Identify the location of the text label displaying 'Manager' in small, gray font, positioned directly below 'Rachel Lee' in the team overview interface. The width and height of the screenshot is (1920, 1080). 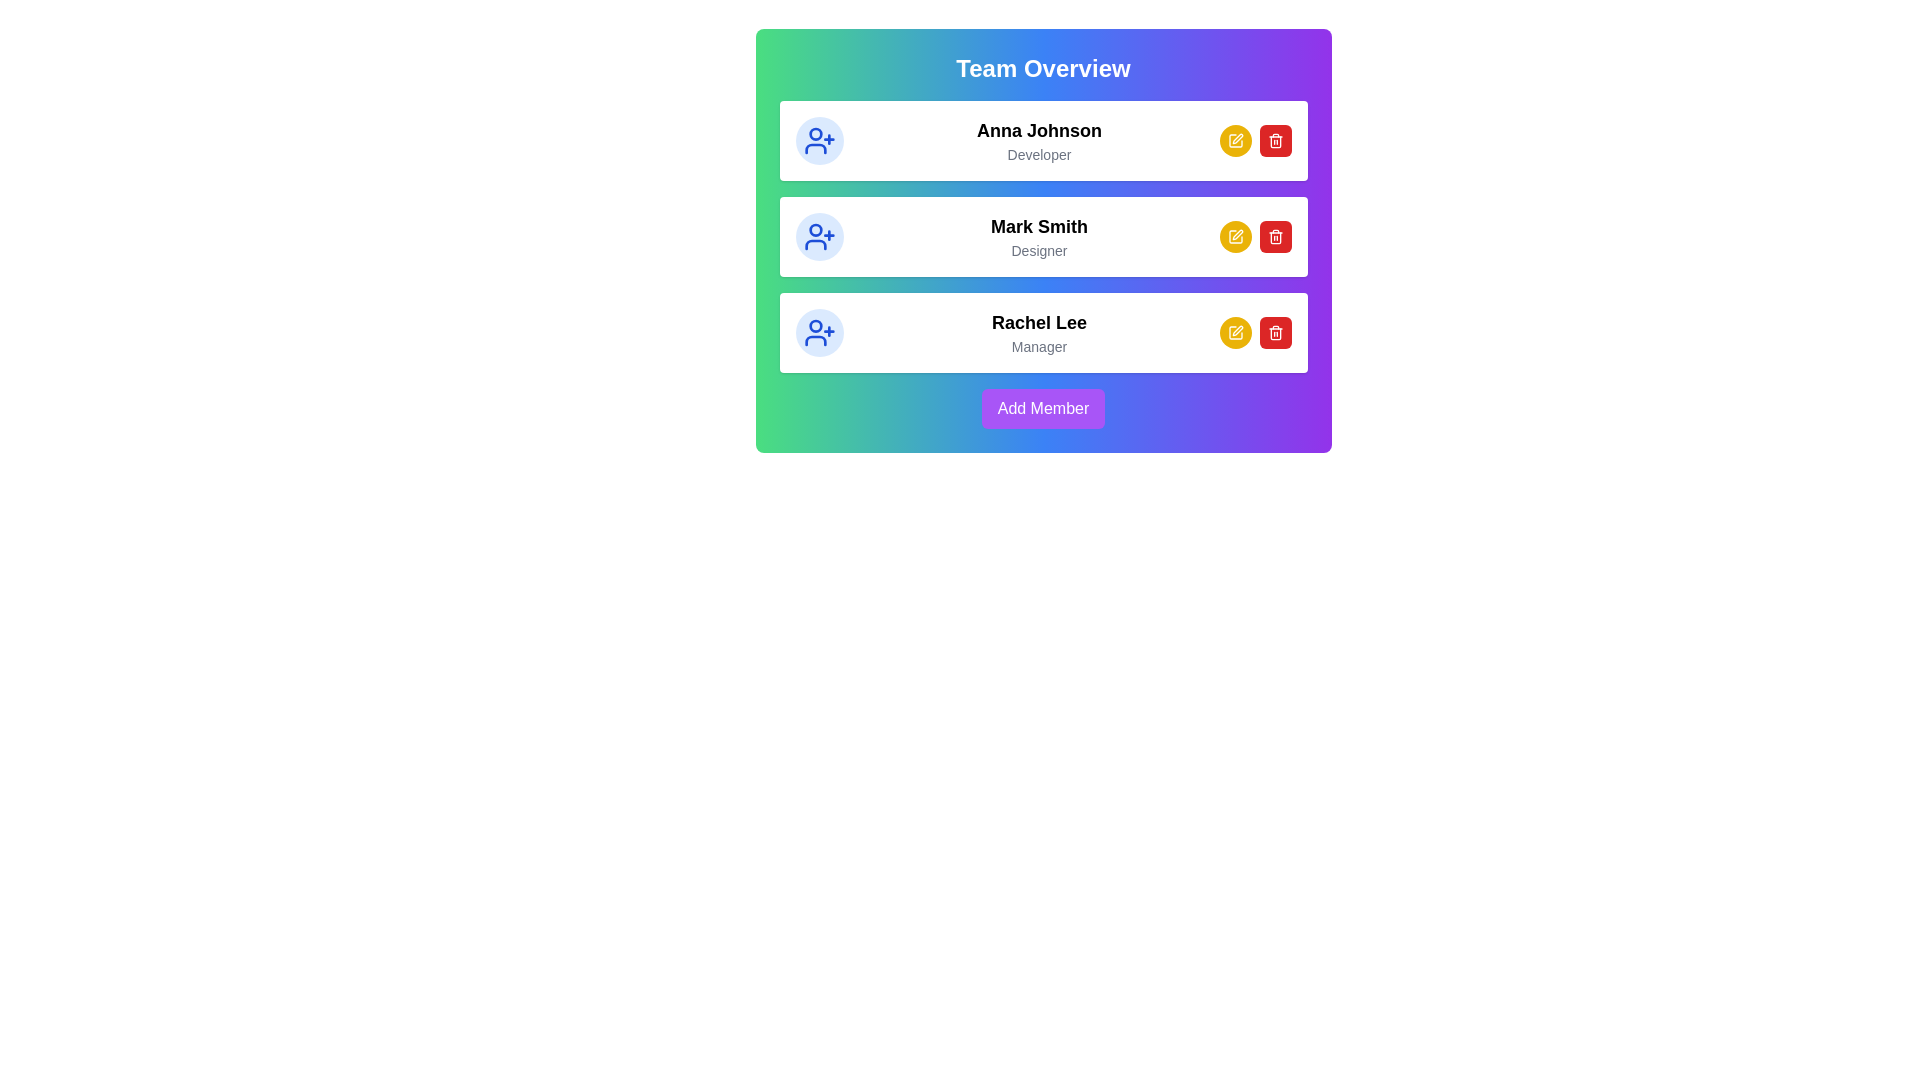
(1039, 346).